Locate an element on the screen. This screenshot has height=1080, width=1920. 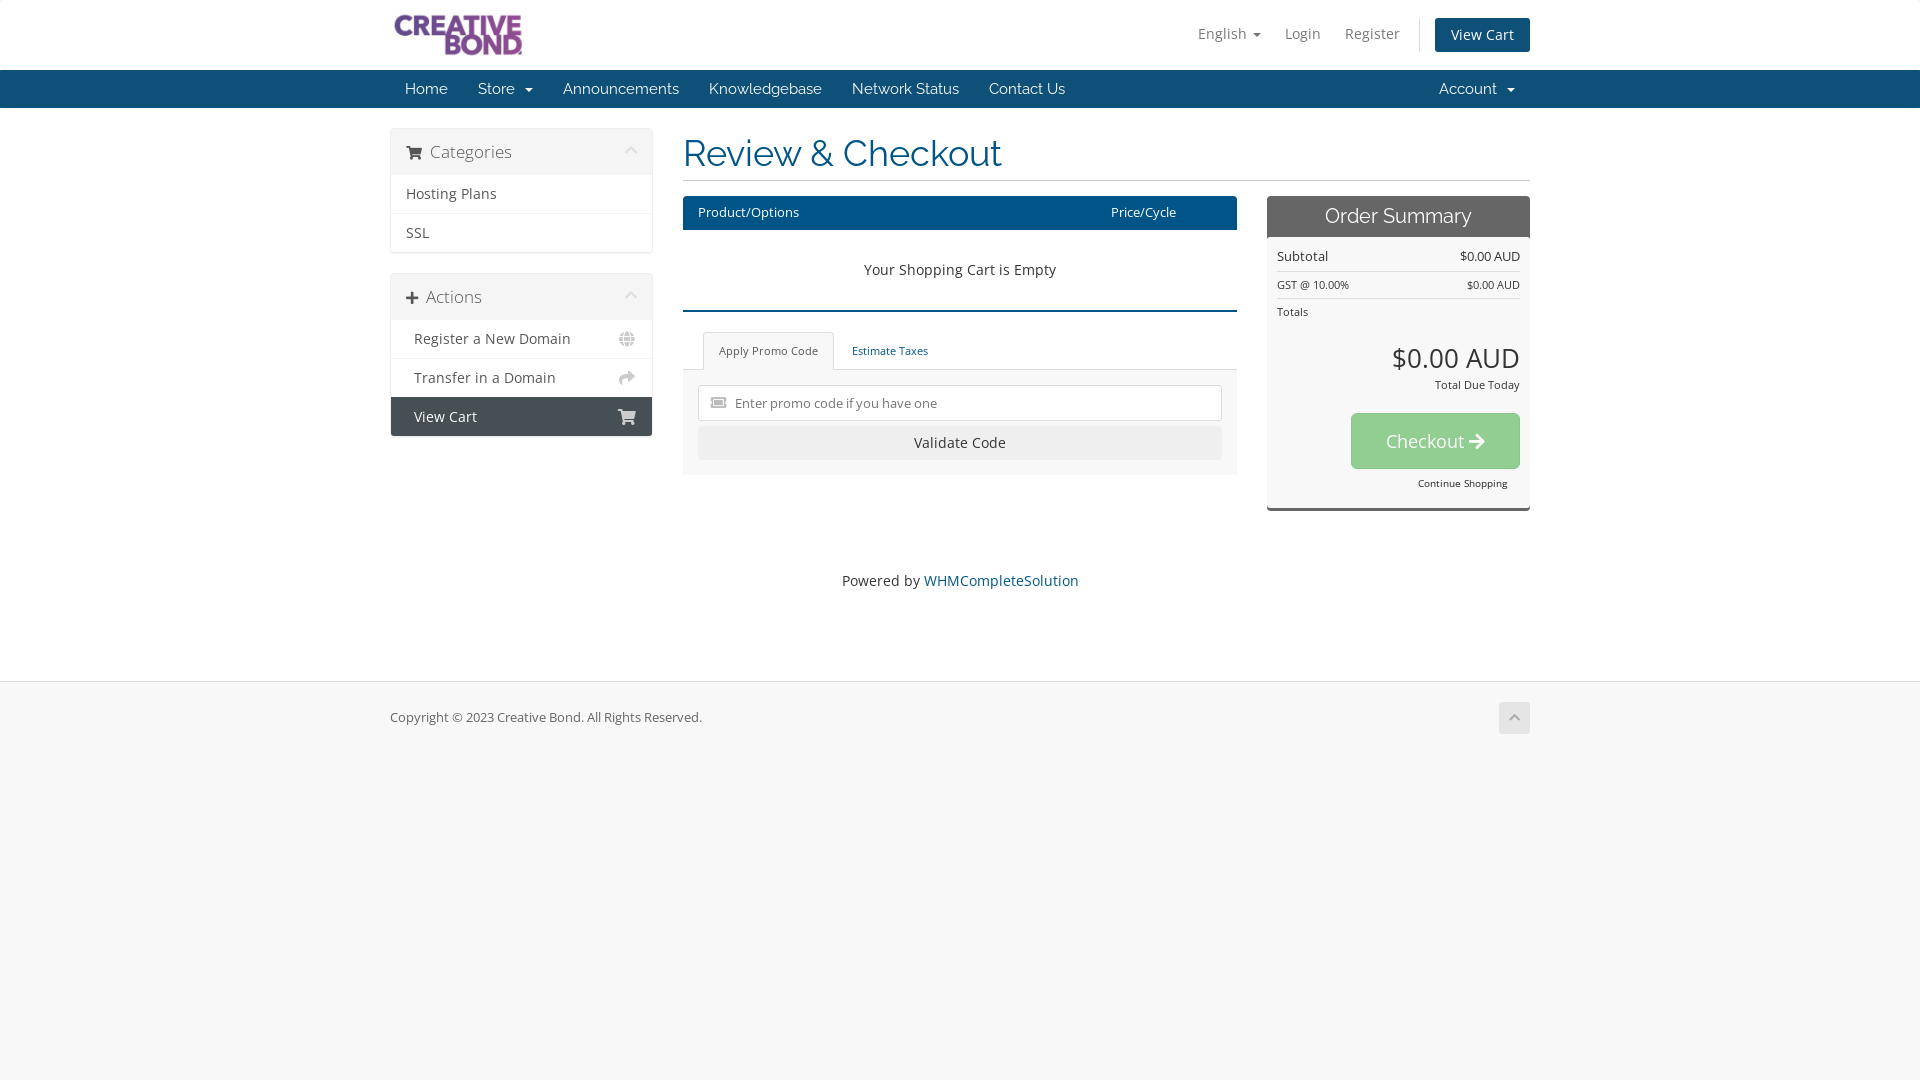
'SSL' is located at coordinates (521, 231).